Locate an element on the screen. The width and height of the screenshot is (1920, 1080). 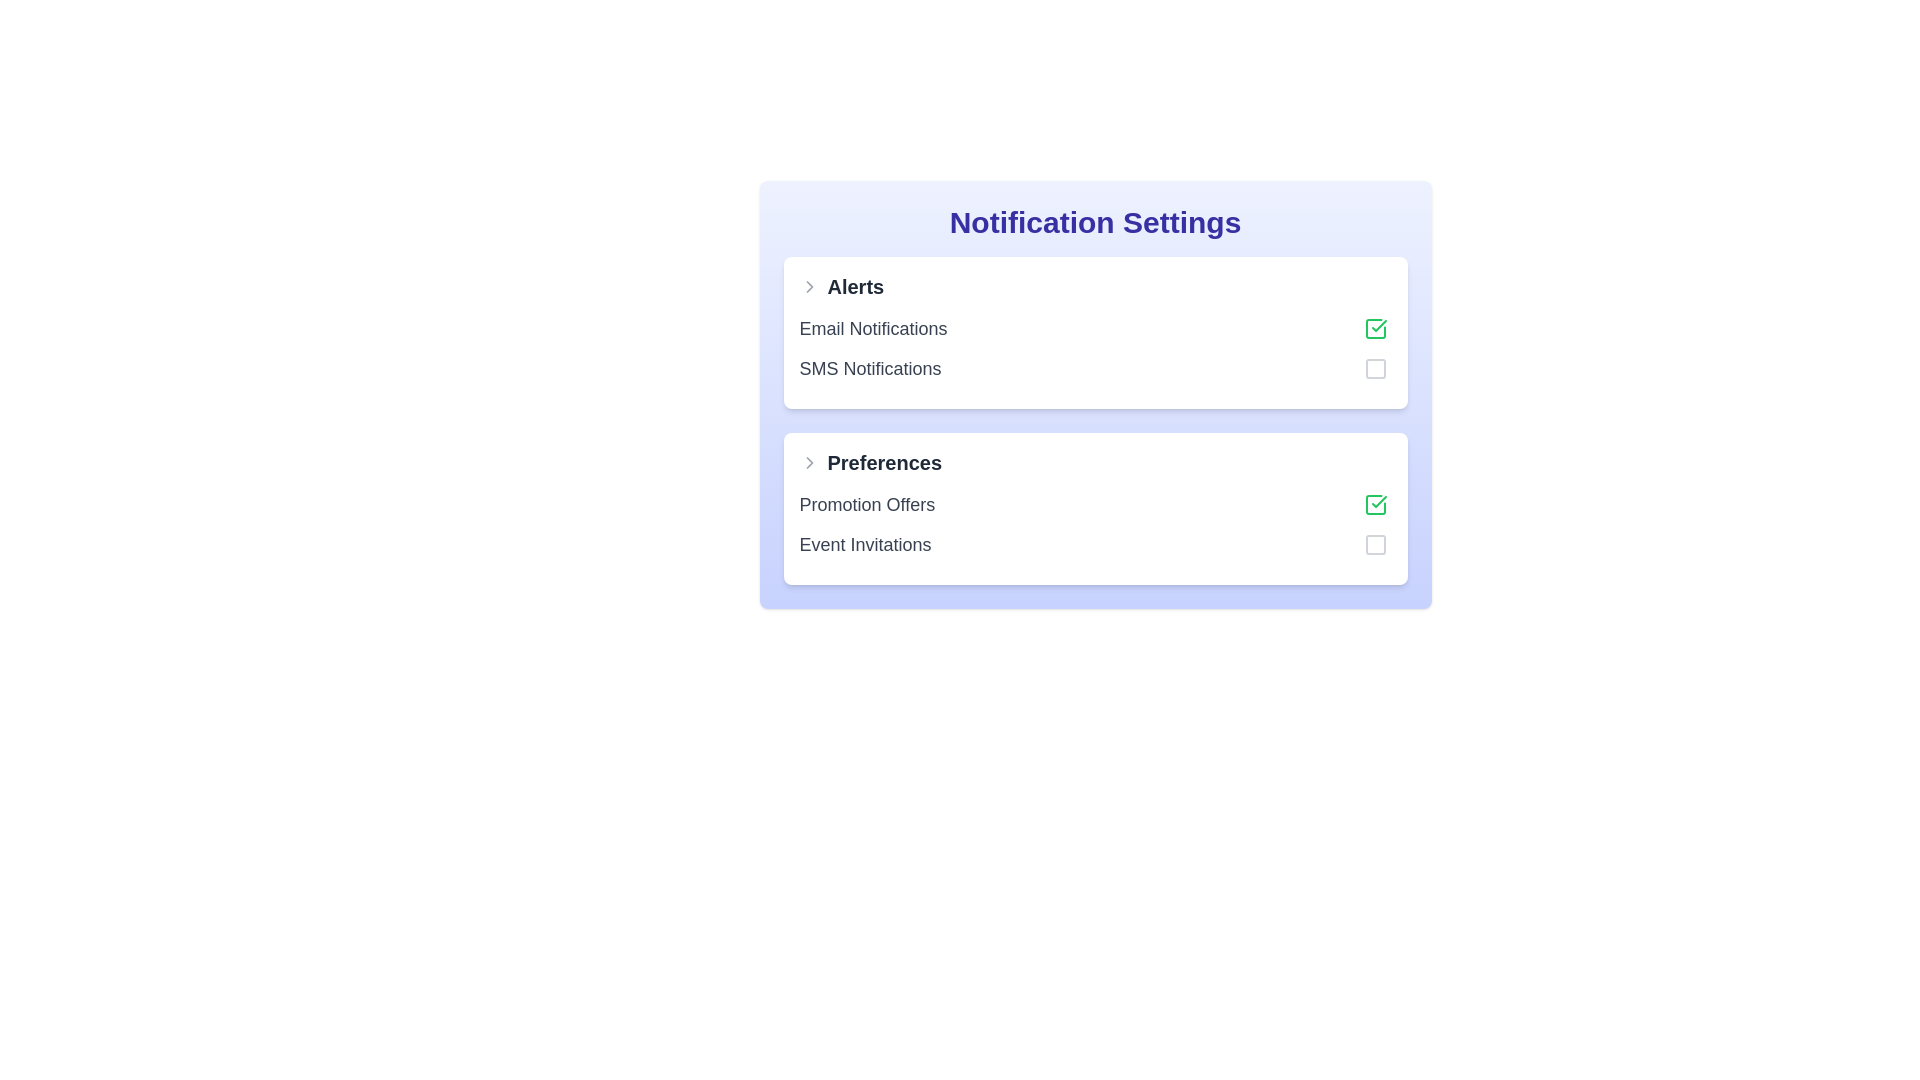
the toggle checkbox styled as an icon located to the right of the 'Email Notifications' label in the 'Alerts' section is located at coordinates (1374, 327).